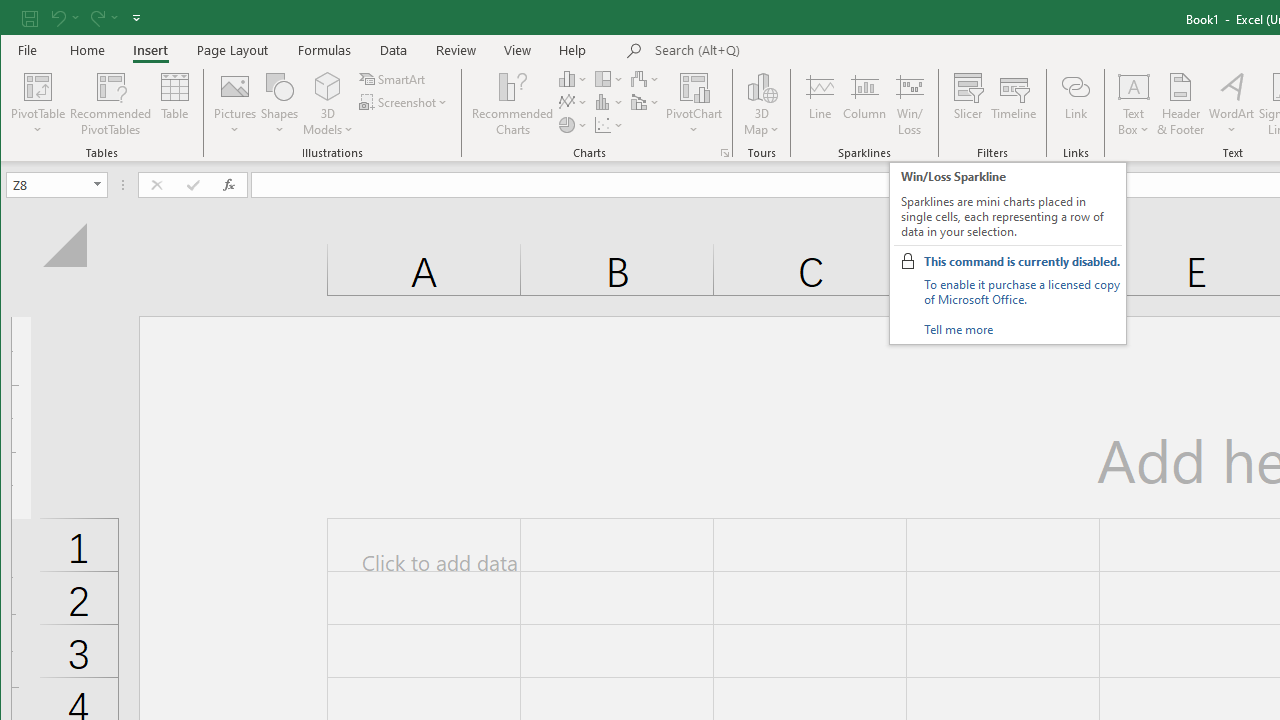 The width and height of the screenshot is (1280, 720). I want to click on 'Recommended Charts', so click(724, 152).